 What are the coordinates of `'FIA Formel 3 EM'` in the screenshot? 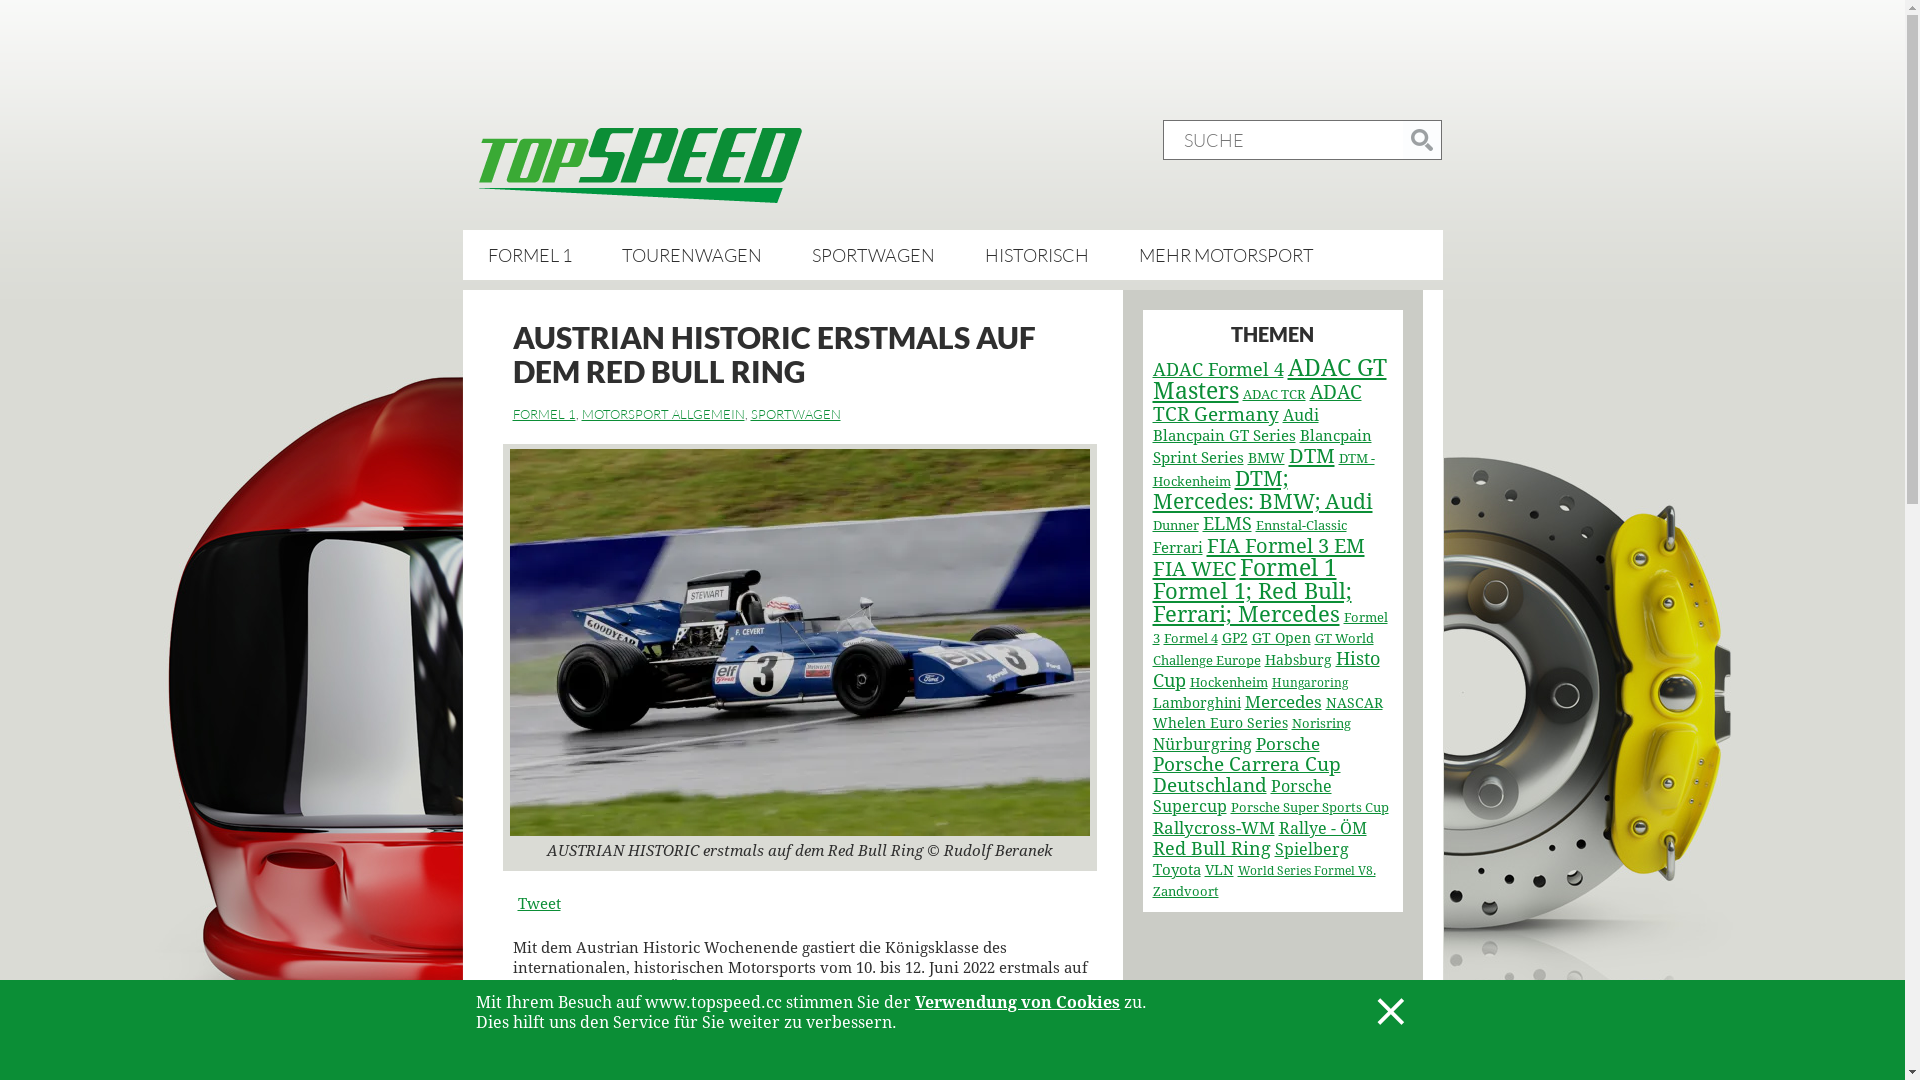 It's located at (1285, 546).